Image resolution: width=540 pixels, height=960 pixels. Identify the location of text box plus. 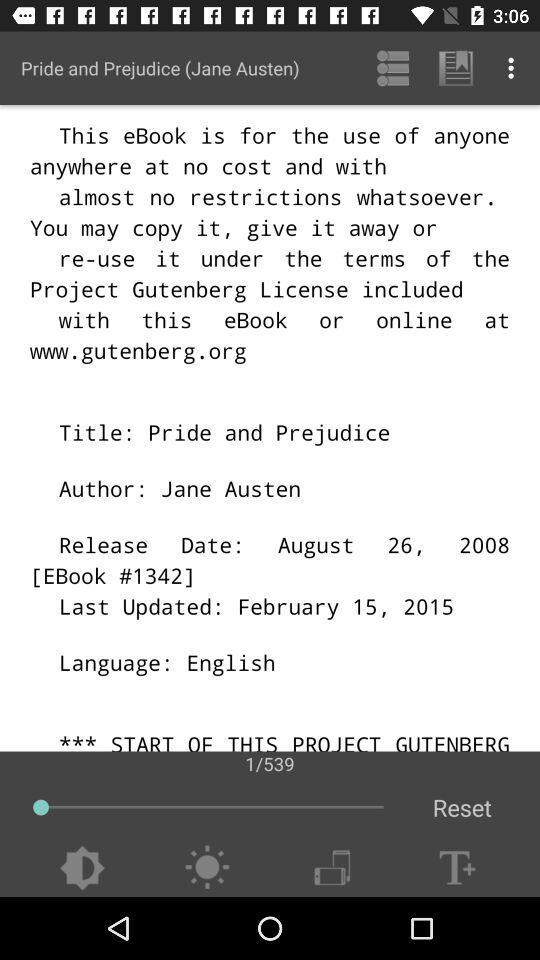
(457, 867).